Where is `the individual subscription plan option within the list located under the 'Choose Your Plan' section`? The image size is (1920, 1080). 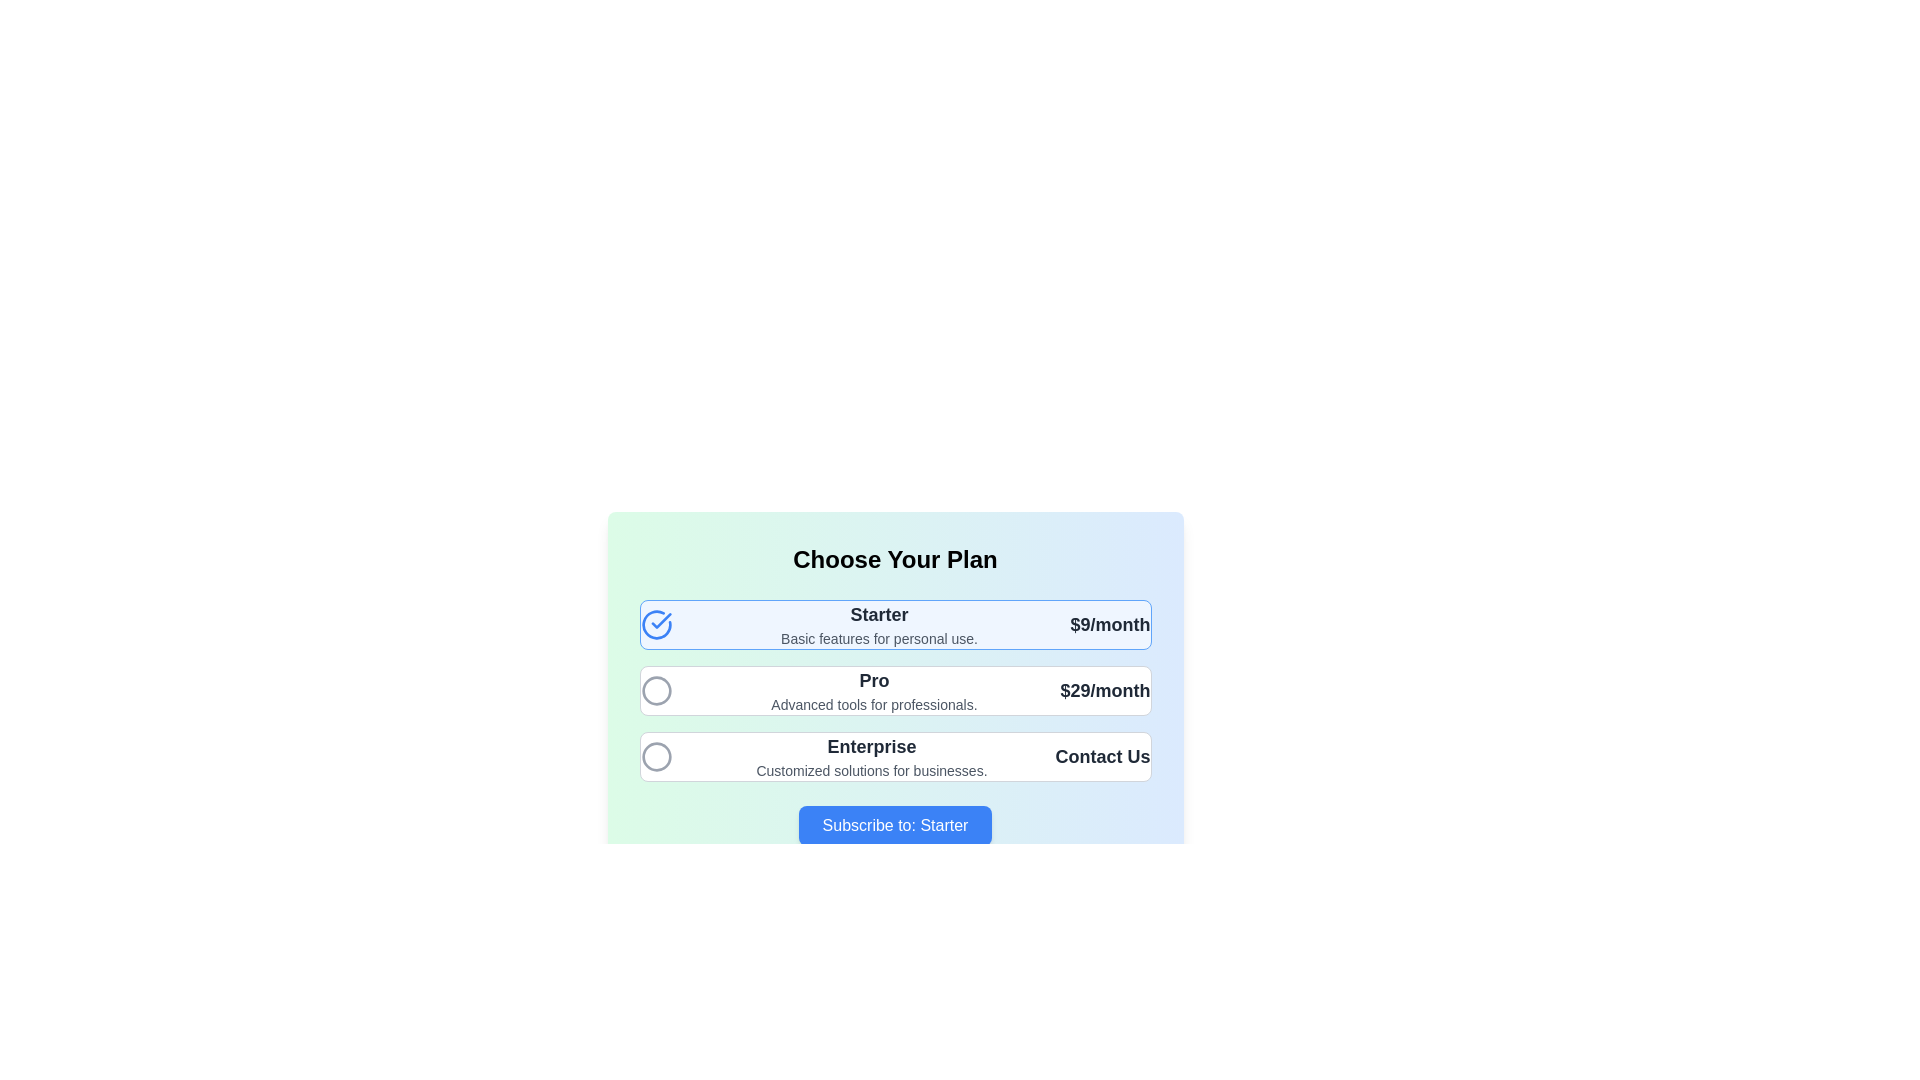
the individual subscription plan option within the list located under the 'Choose Your Plan' section is located at coordinates (894, 689).